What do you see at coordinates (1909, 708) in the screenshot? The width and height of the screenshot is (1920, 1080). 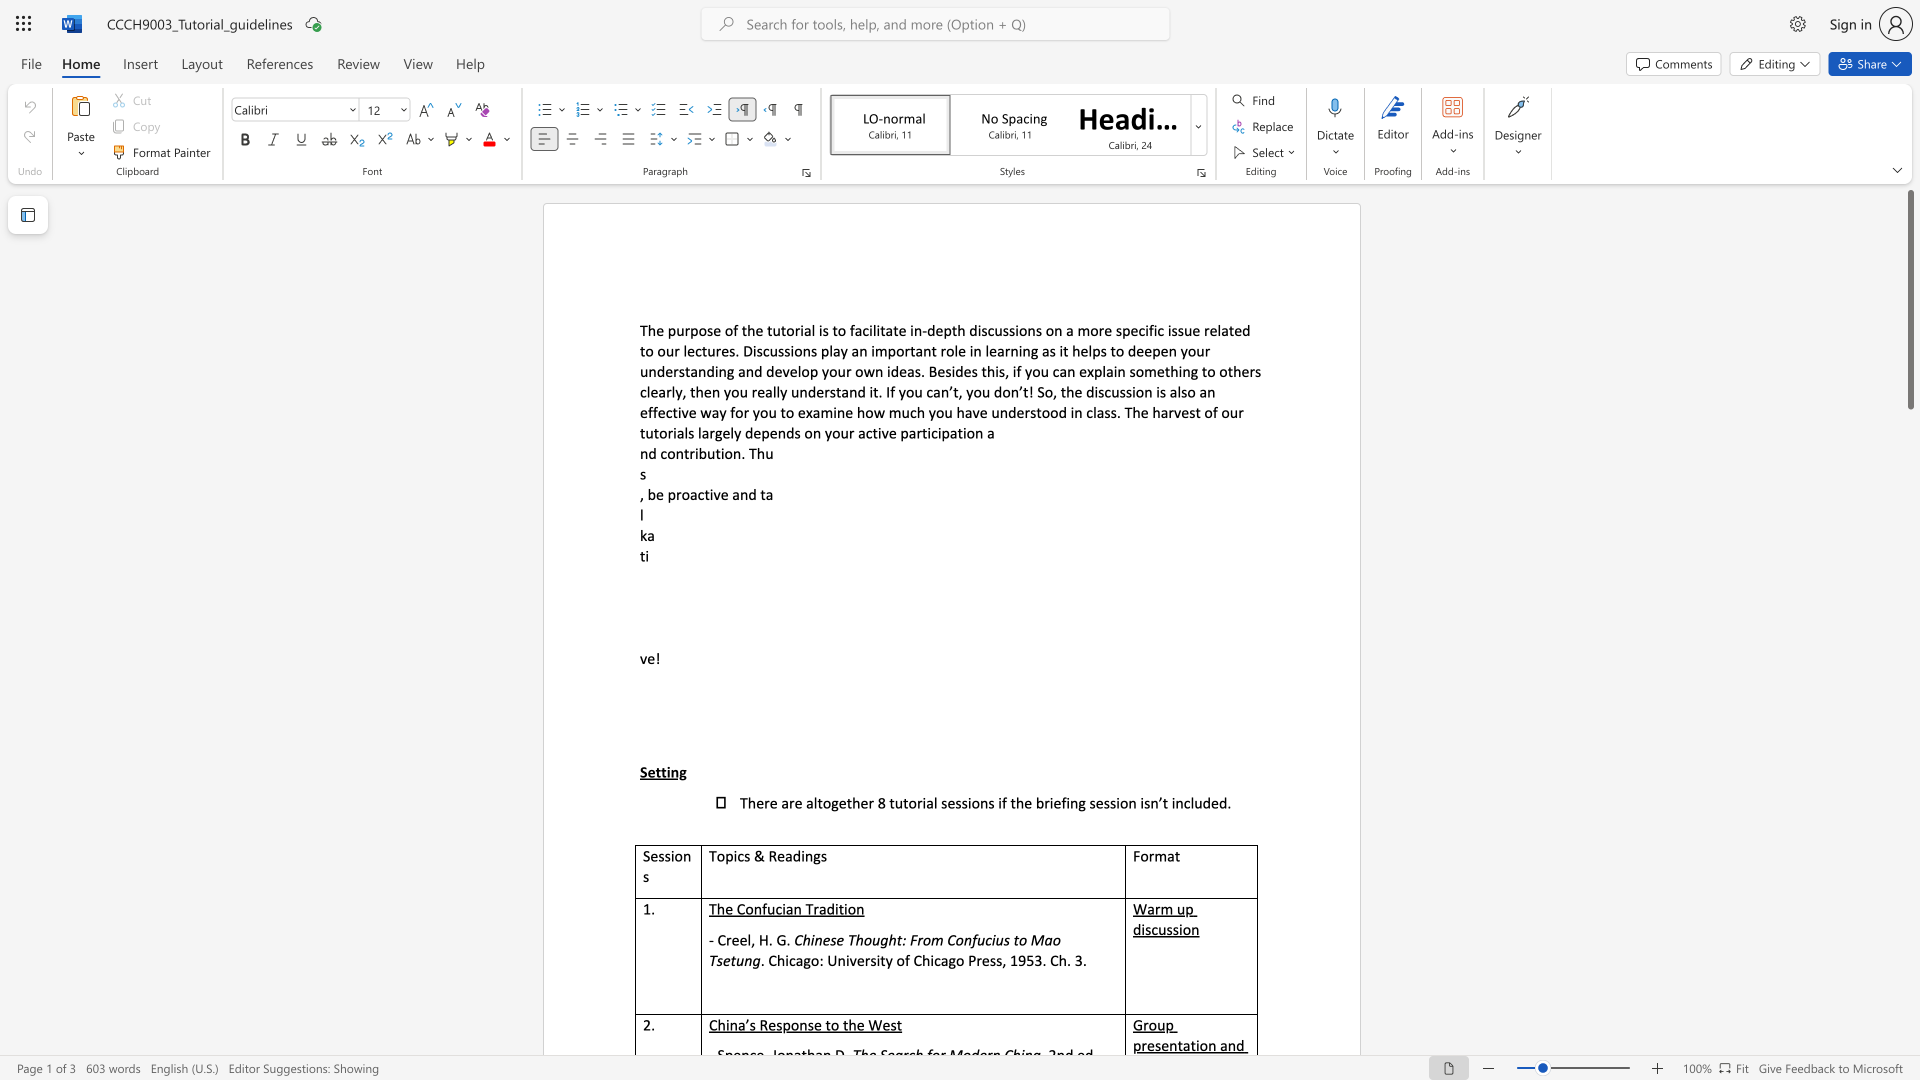 I see `the scrollbar on the right` at bounding box center [1909, 708].